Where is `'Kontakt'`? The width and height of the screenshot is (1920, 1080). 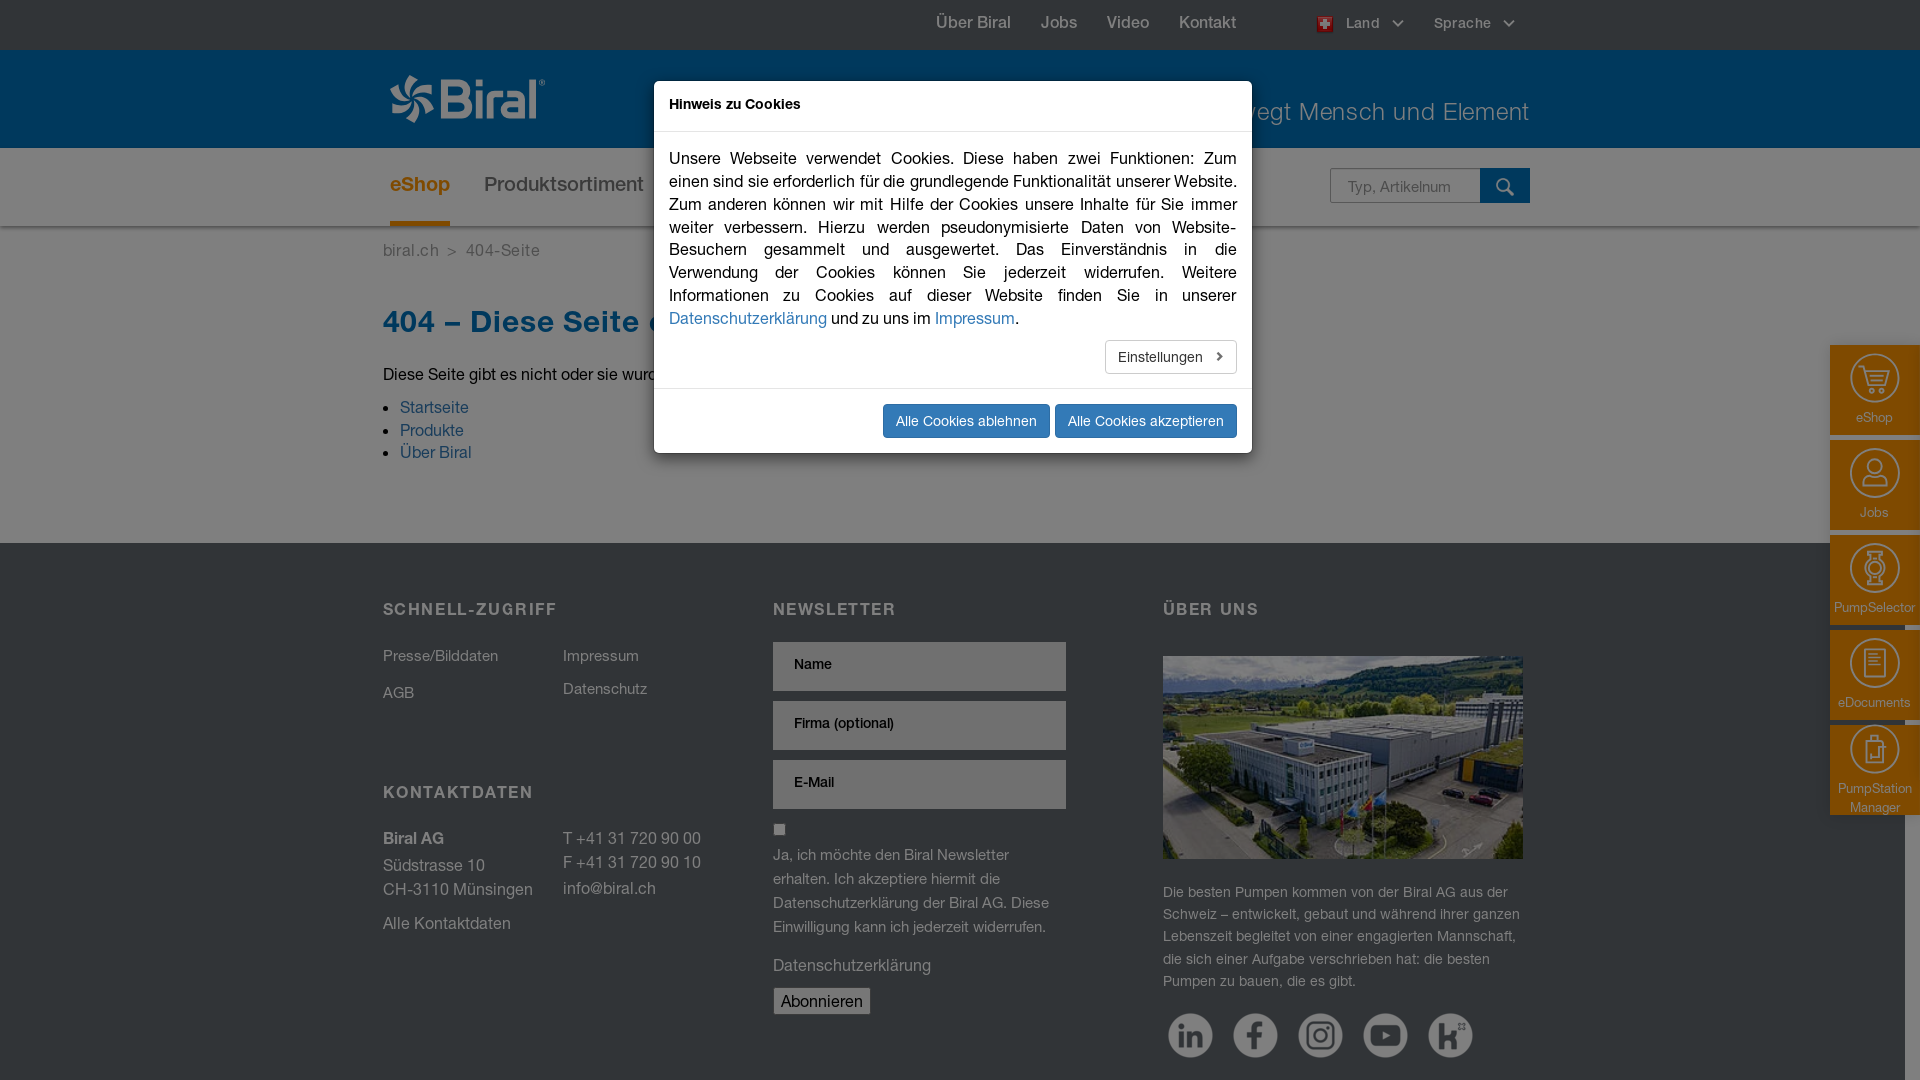
'Kontakt' is located at coordinates (1163, 24).